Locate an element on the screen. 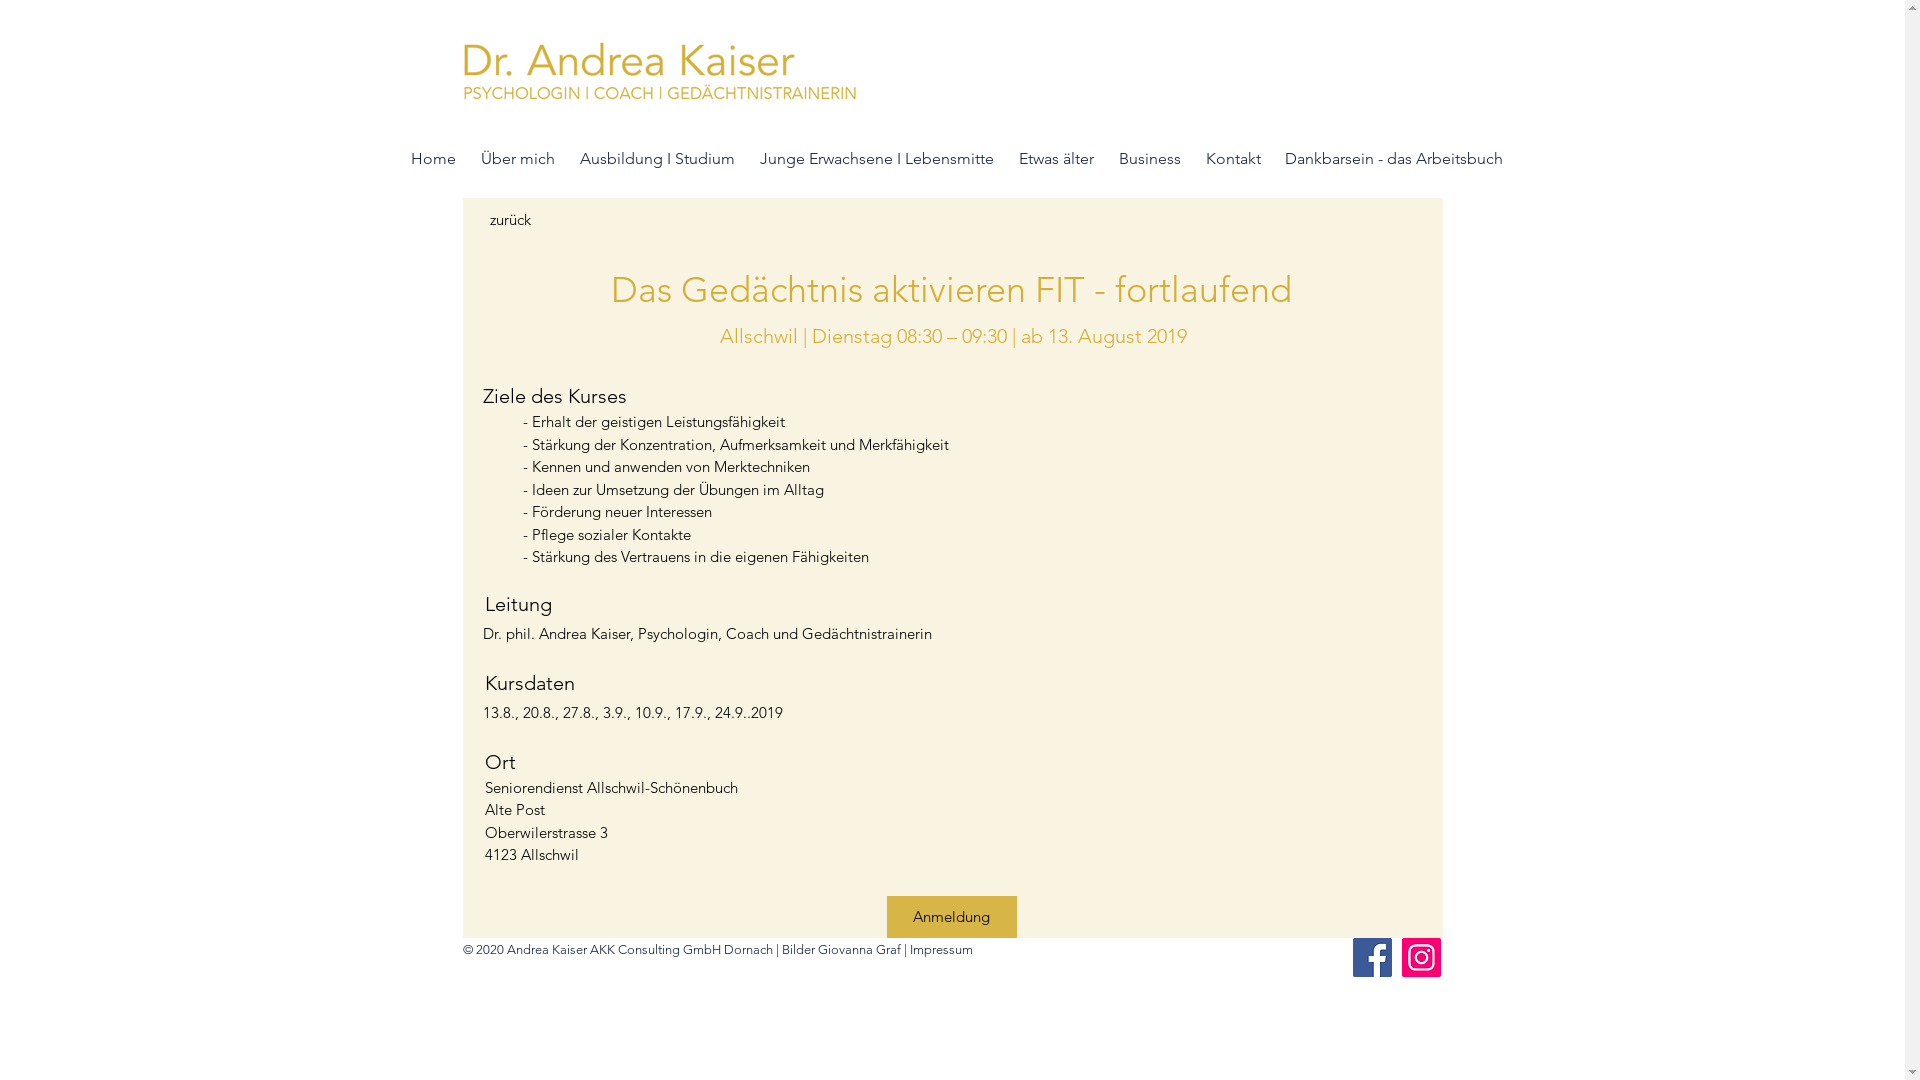 This screenshot has height=1080, width=1920. 'Anmeldung' is located at coordinates (949, 917).